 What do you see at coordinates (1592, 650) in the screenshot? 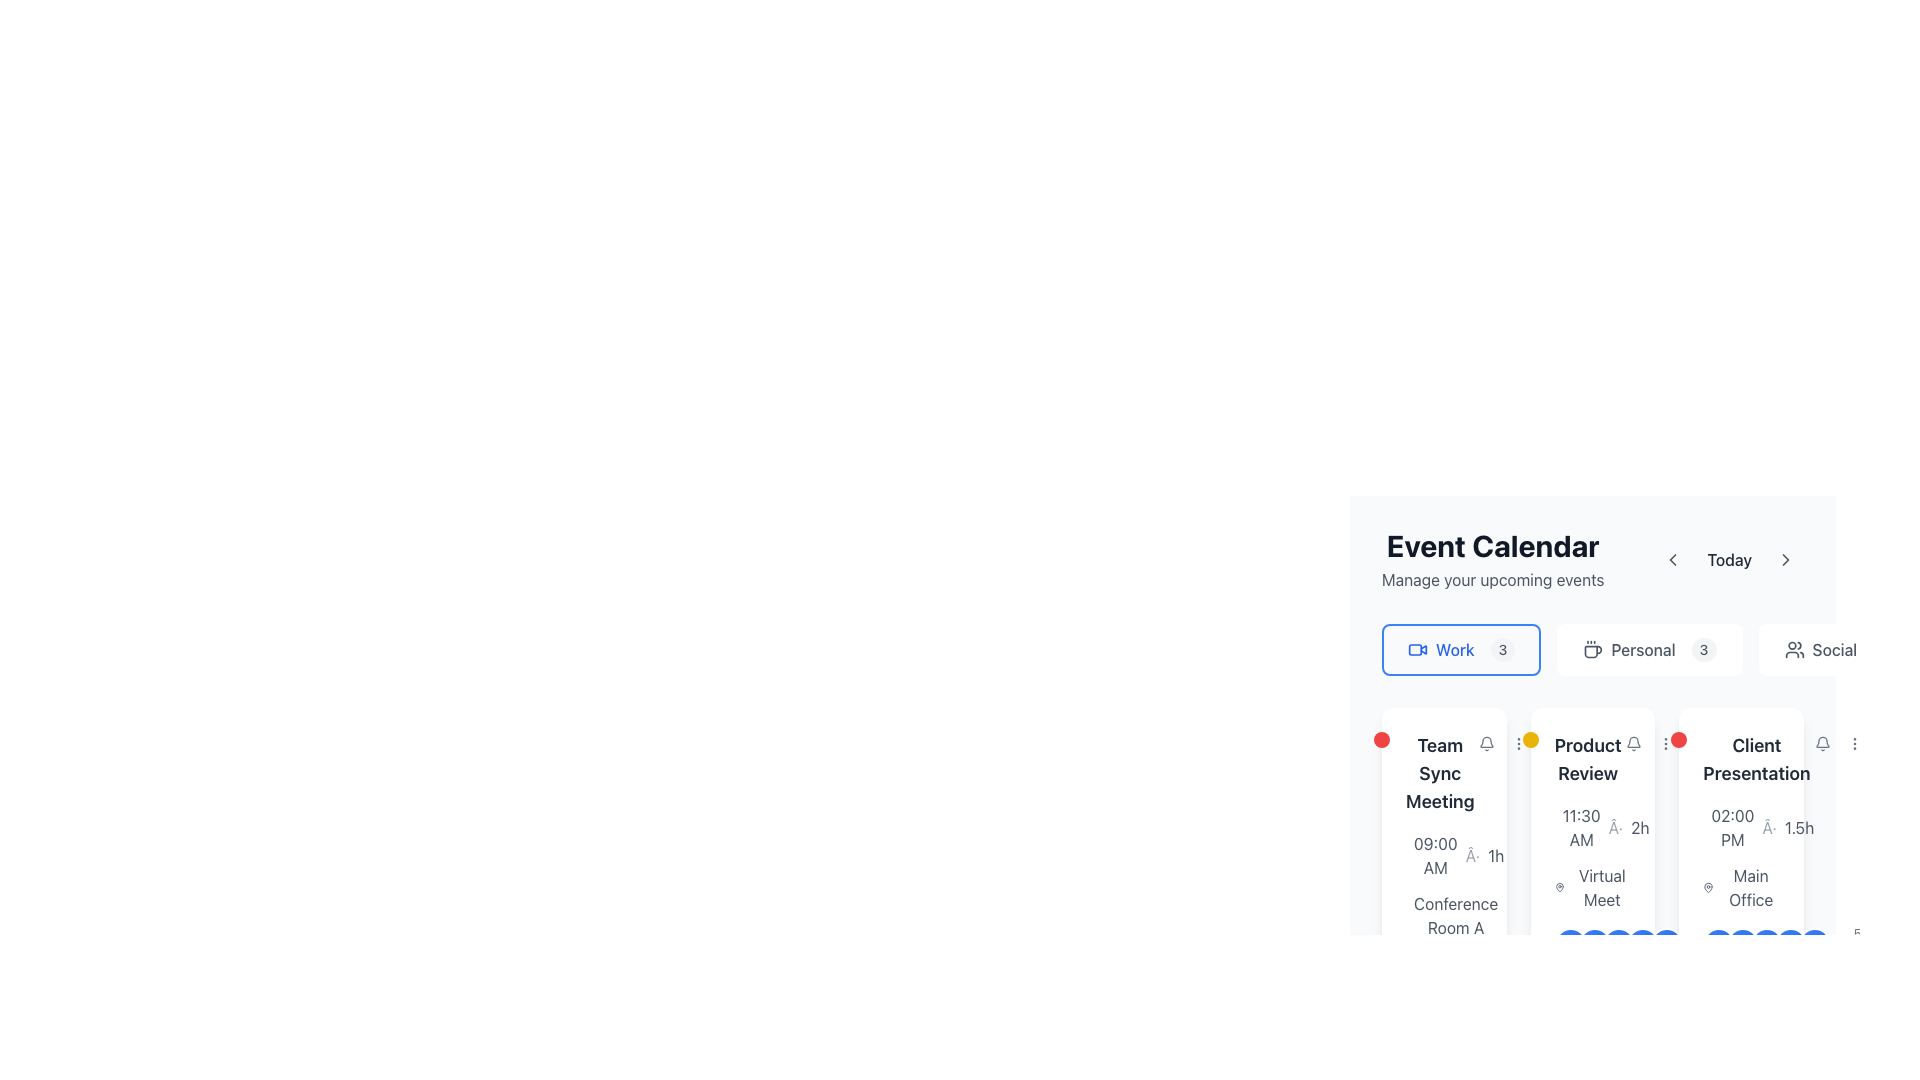
I see `the coffee cup SVG icon located on the 'Personal 3' button in the event calendar interface` at bounding box center [1592, 650].